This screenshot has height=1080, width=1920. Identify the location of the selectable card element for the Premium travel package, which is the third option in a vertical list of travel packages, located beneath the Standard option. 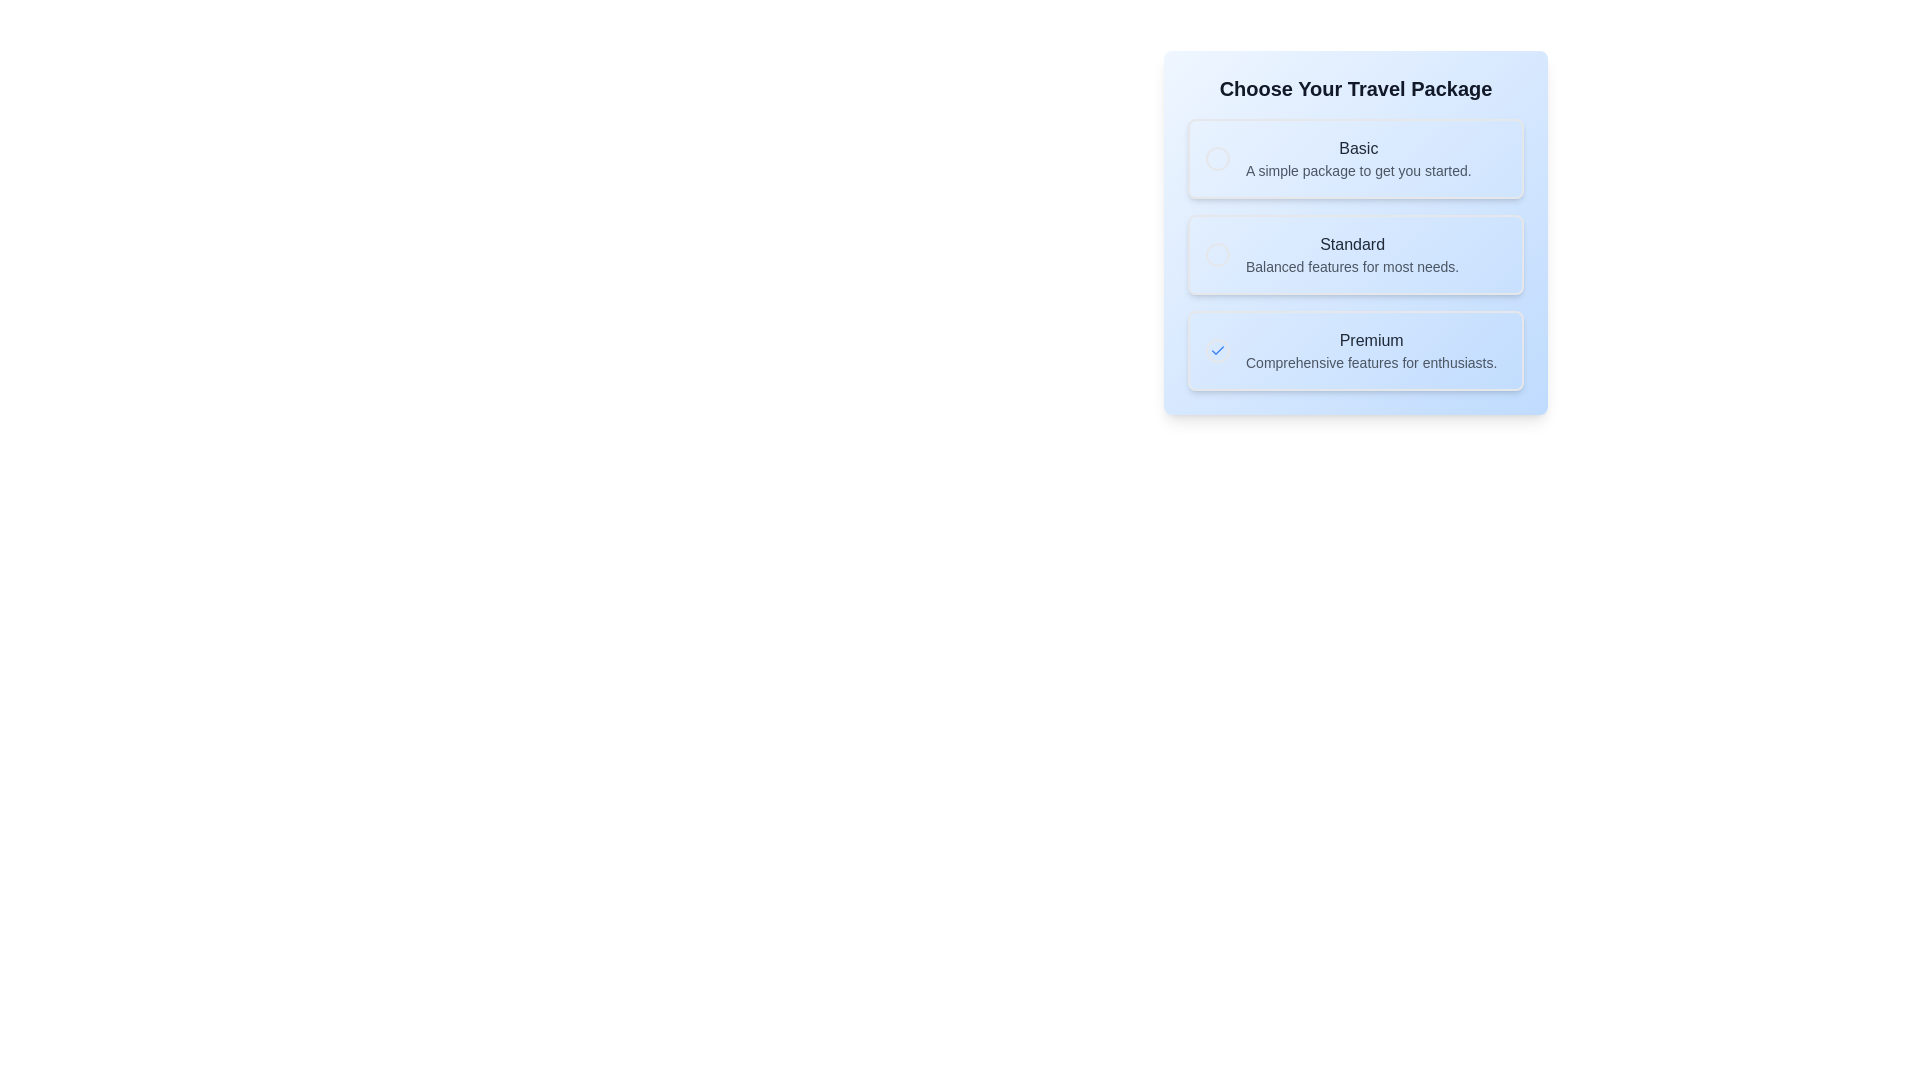
(1356, 350).